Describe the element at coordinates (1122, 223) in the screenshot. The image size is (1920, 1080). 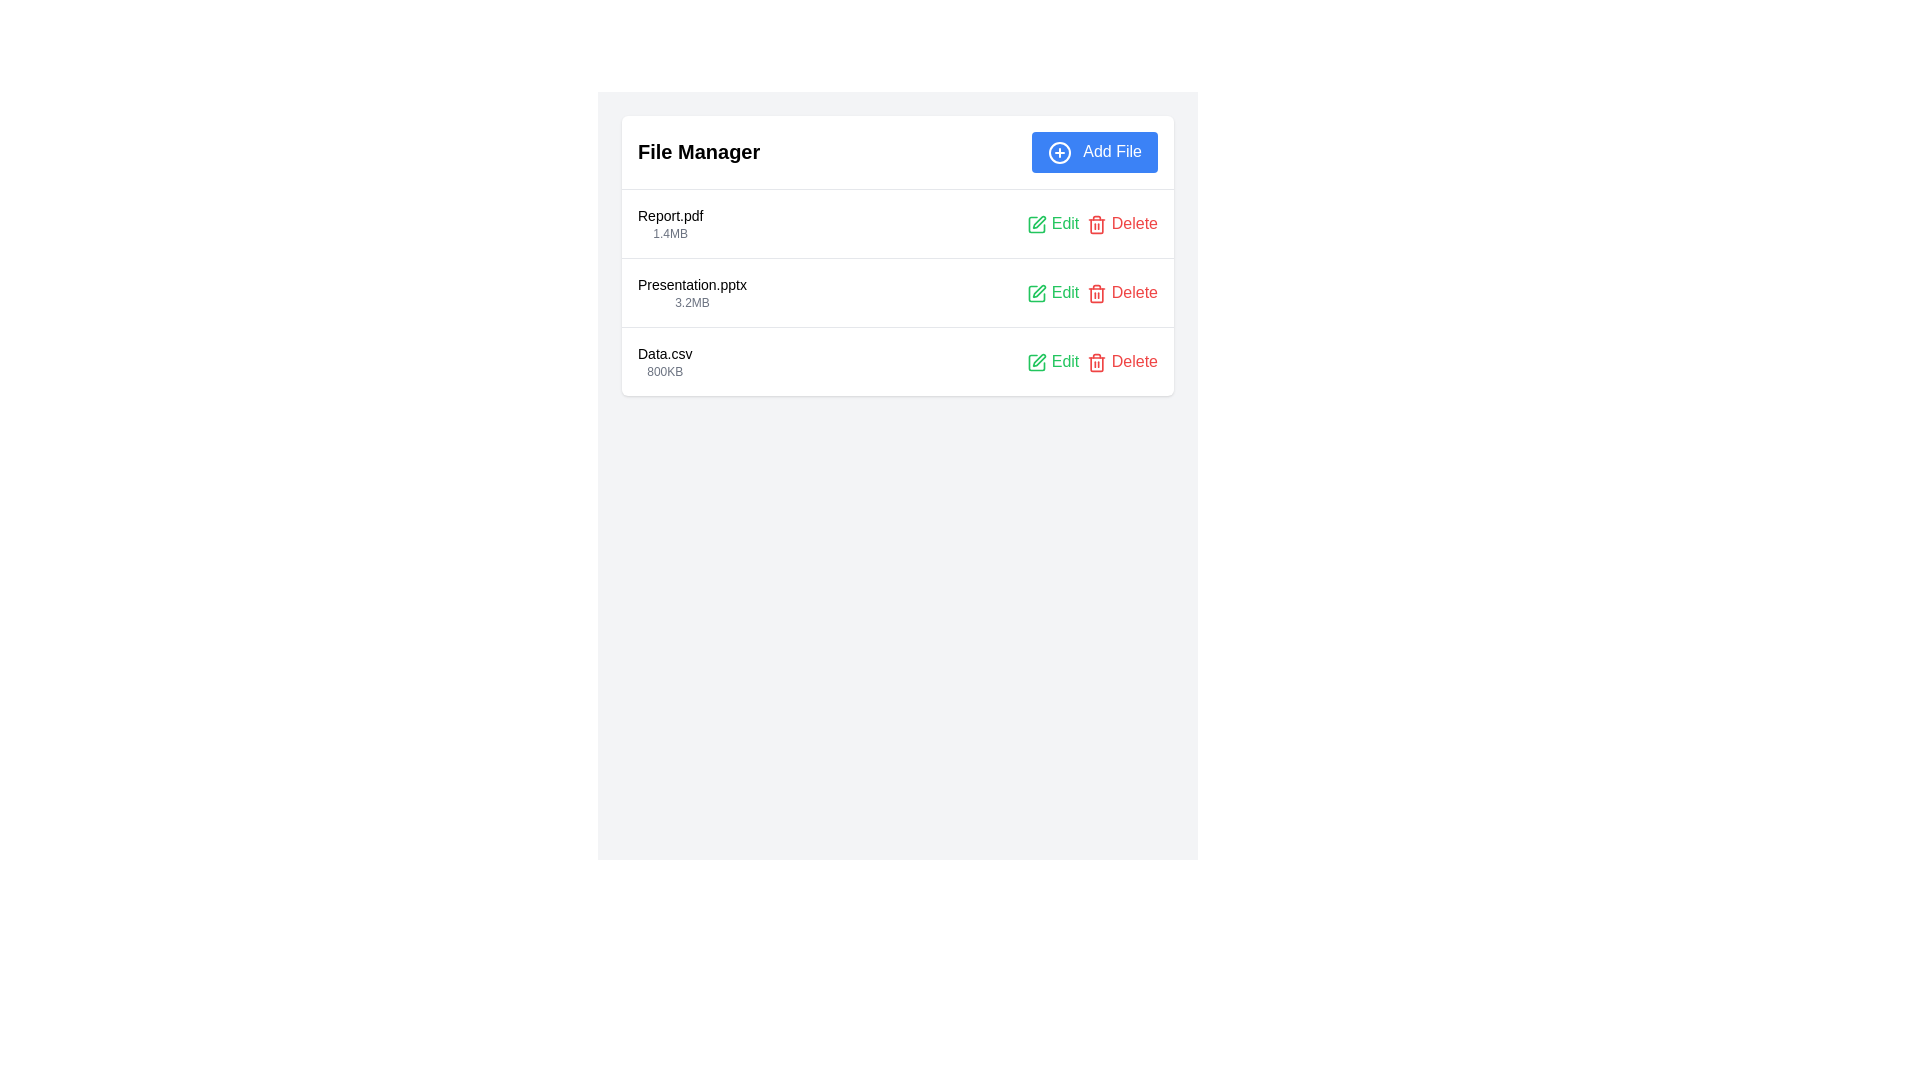
I see `the delete button located to the right of the 'Edit' button in the file manager interface` at that location.